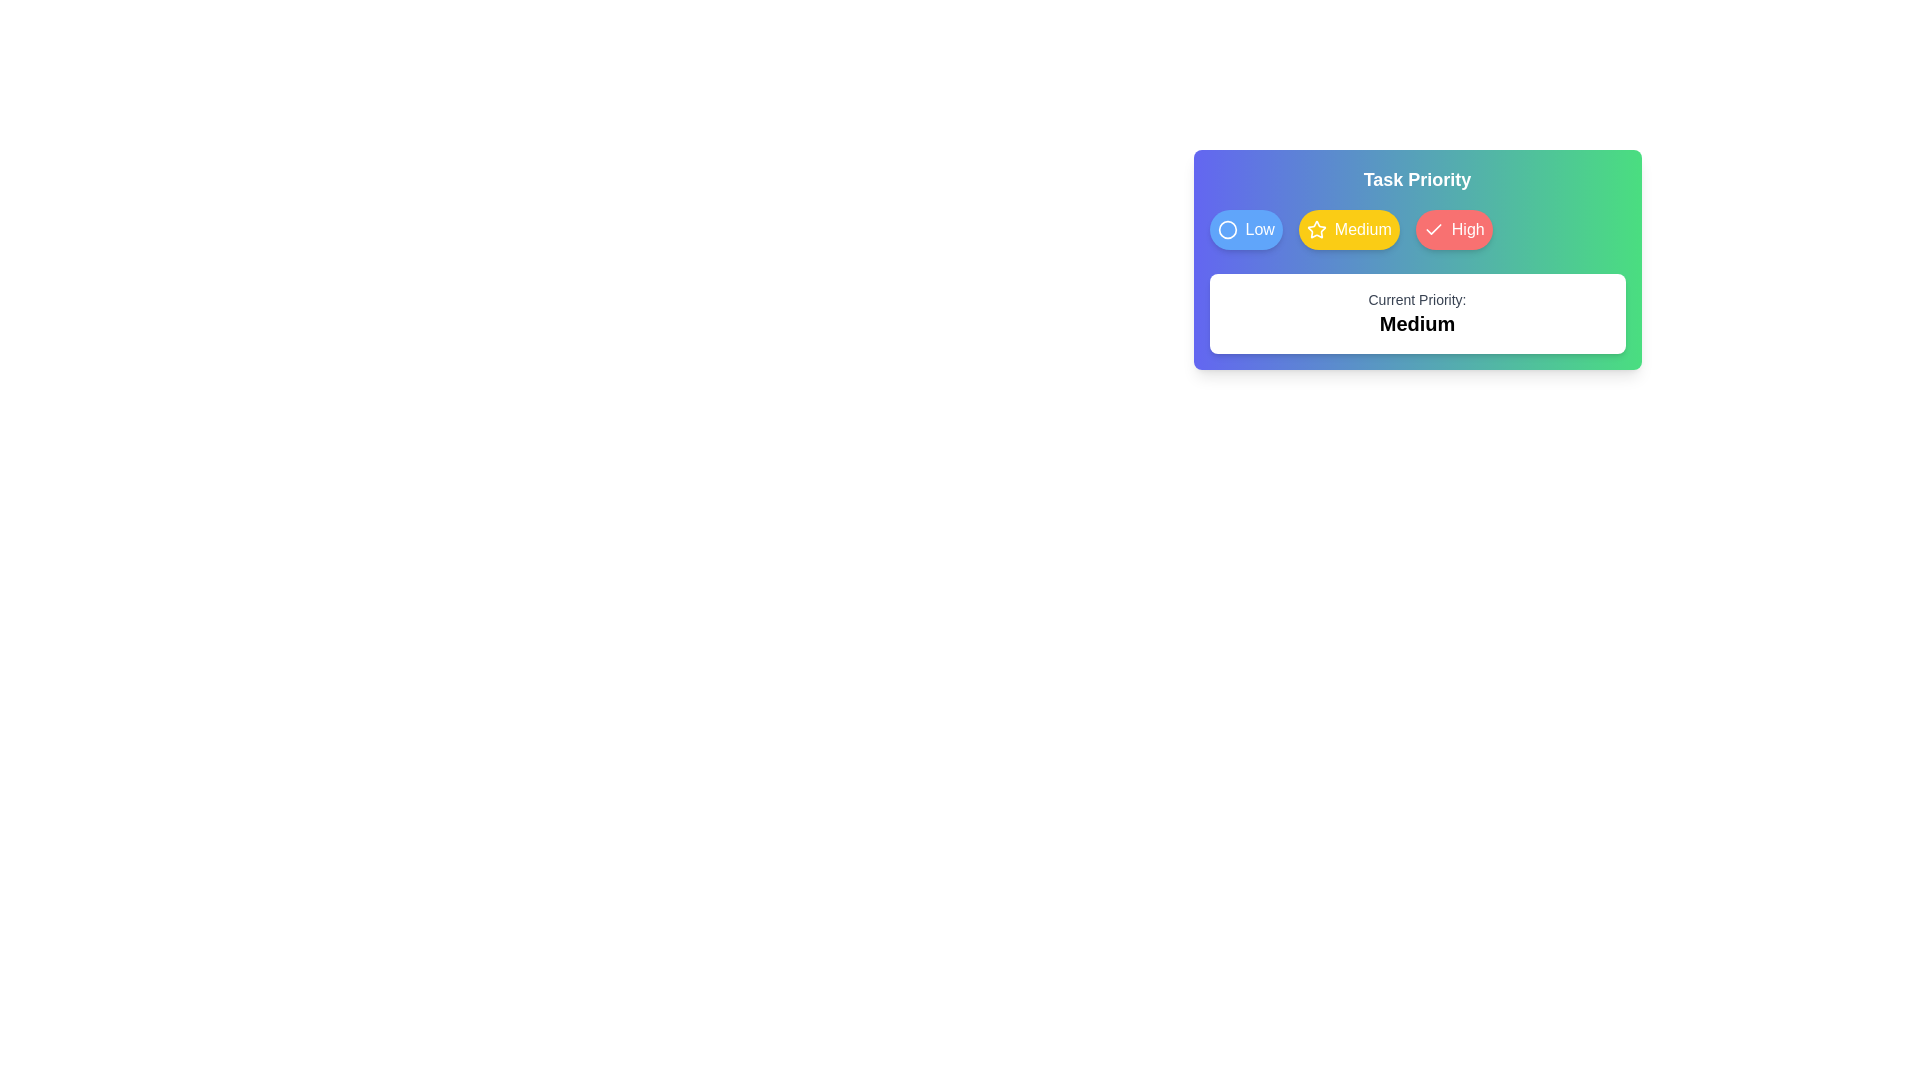 This screenshot has height=1080, width=1920. What do you see at coordinates (1316, 229) in the screenshot?
I see `the star icon inside the yellow circular button labeled 'Medium', which is the leftmost part of the button in the group between 'Low' and 'High'` at bounding box center [1316, 229].